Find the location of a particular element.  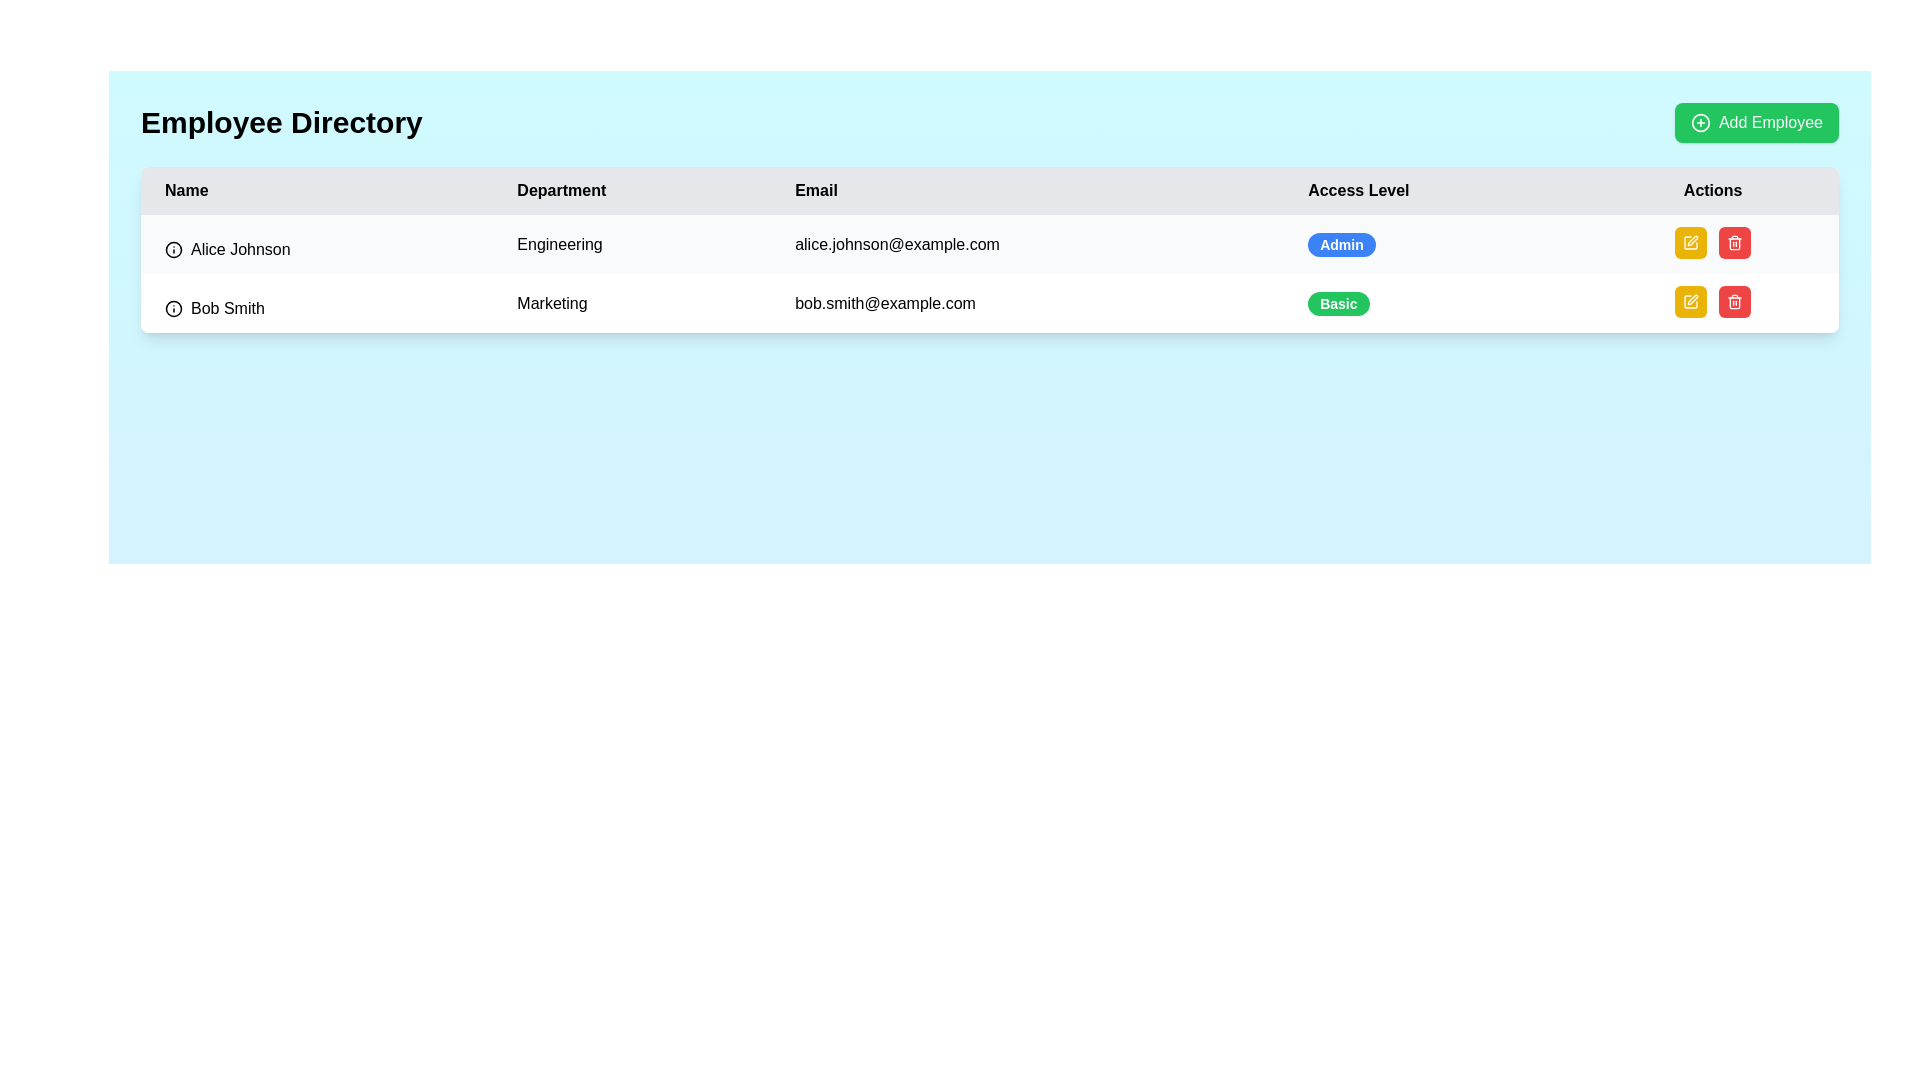

the yellow rectangular button with a pen symbol located in the 'Actions' column of the first row of the table is located at coordinates (1690, 242).